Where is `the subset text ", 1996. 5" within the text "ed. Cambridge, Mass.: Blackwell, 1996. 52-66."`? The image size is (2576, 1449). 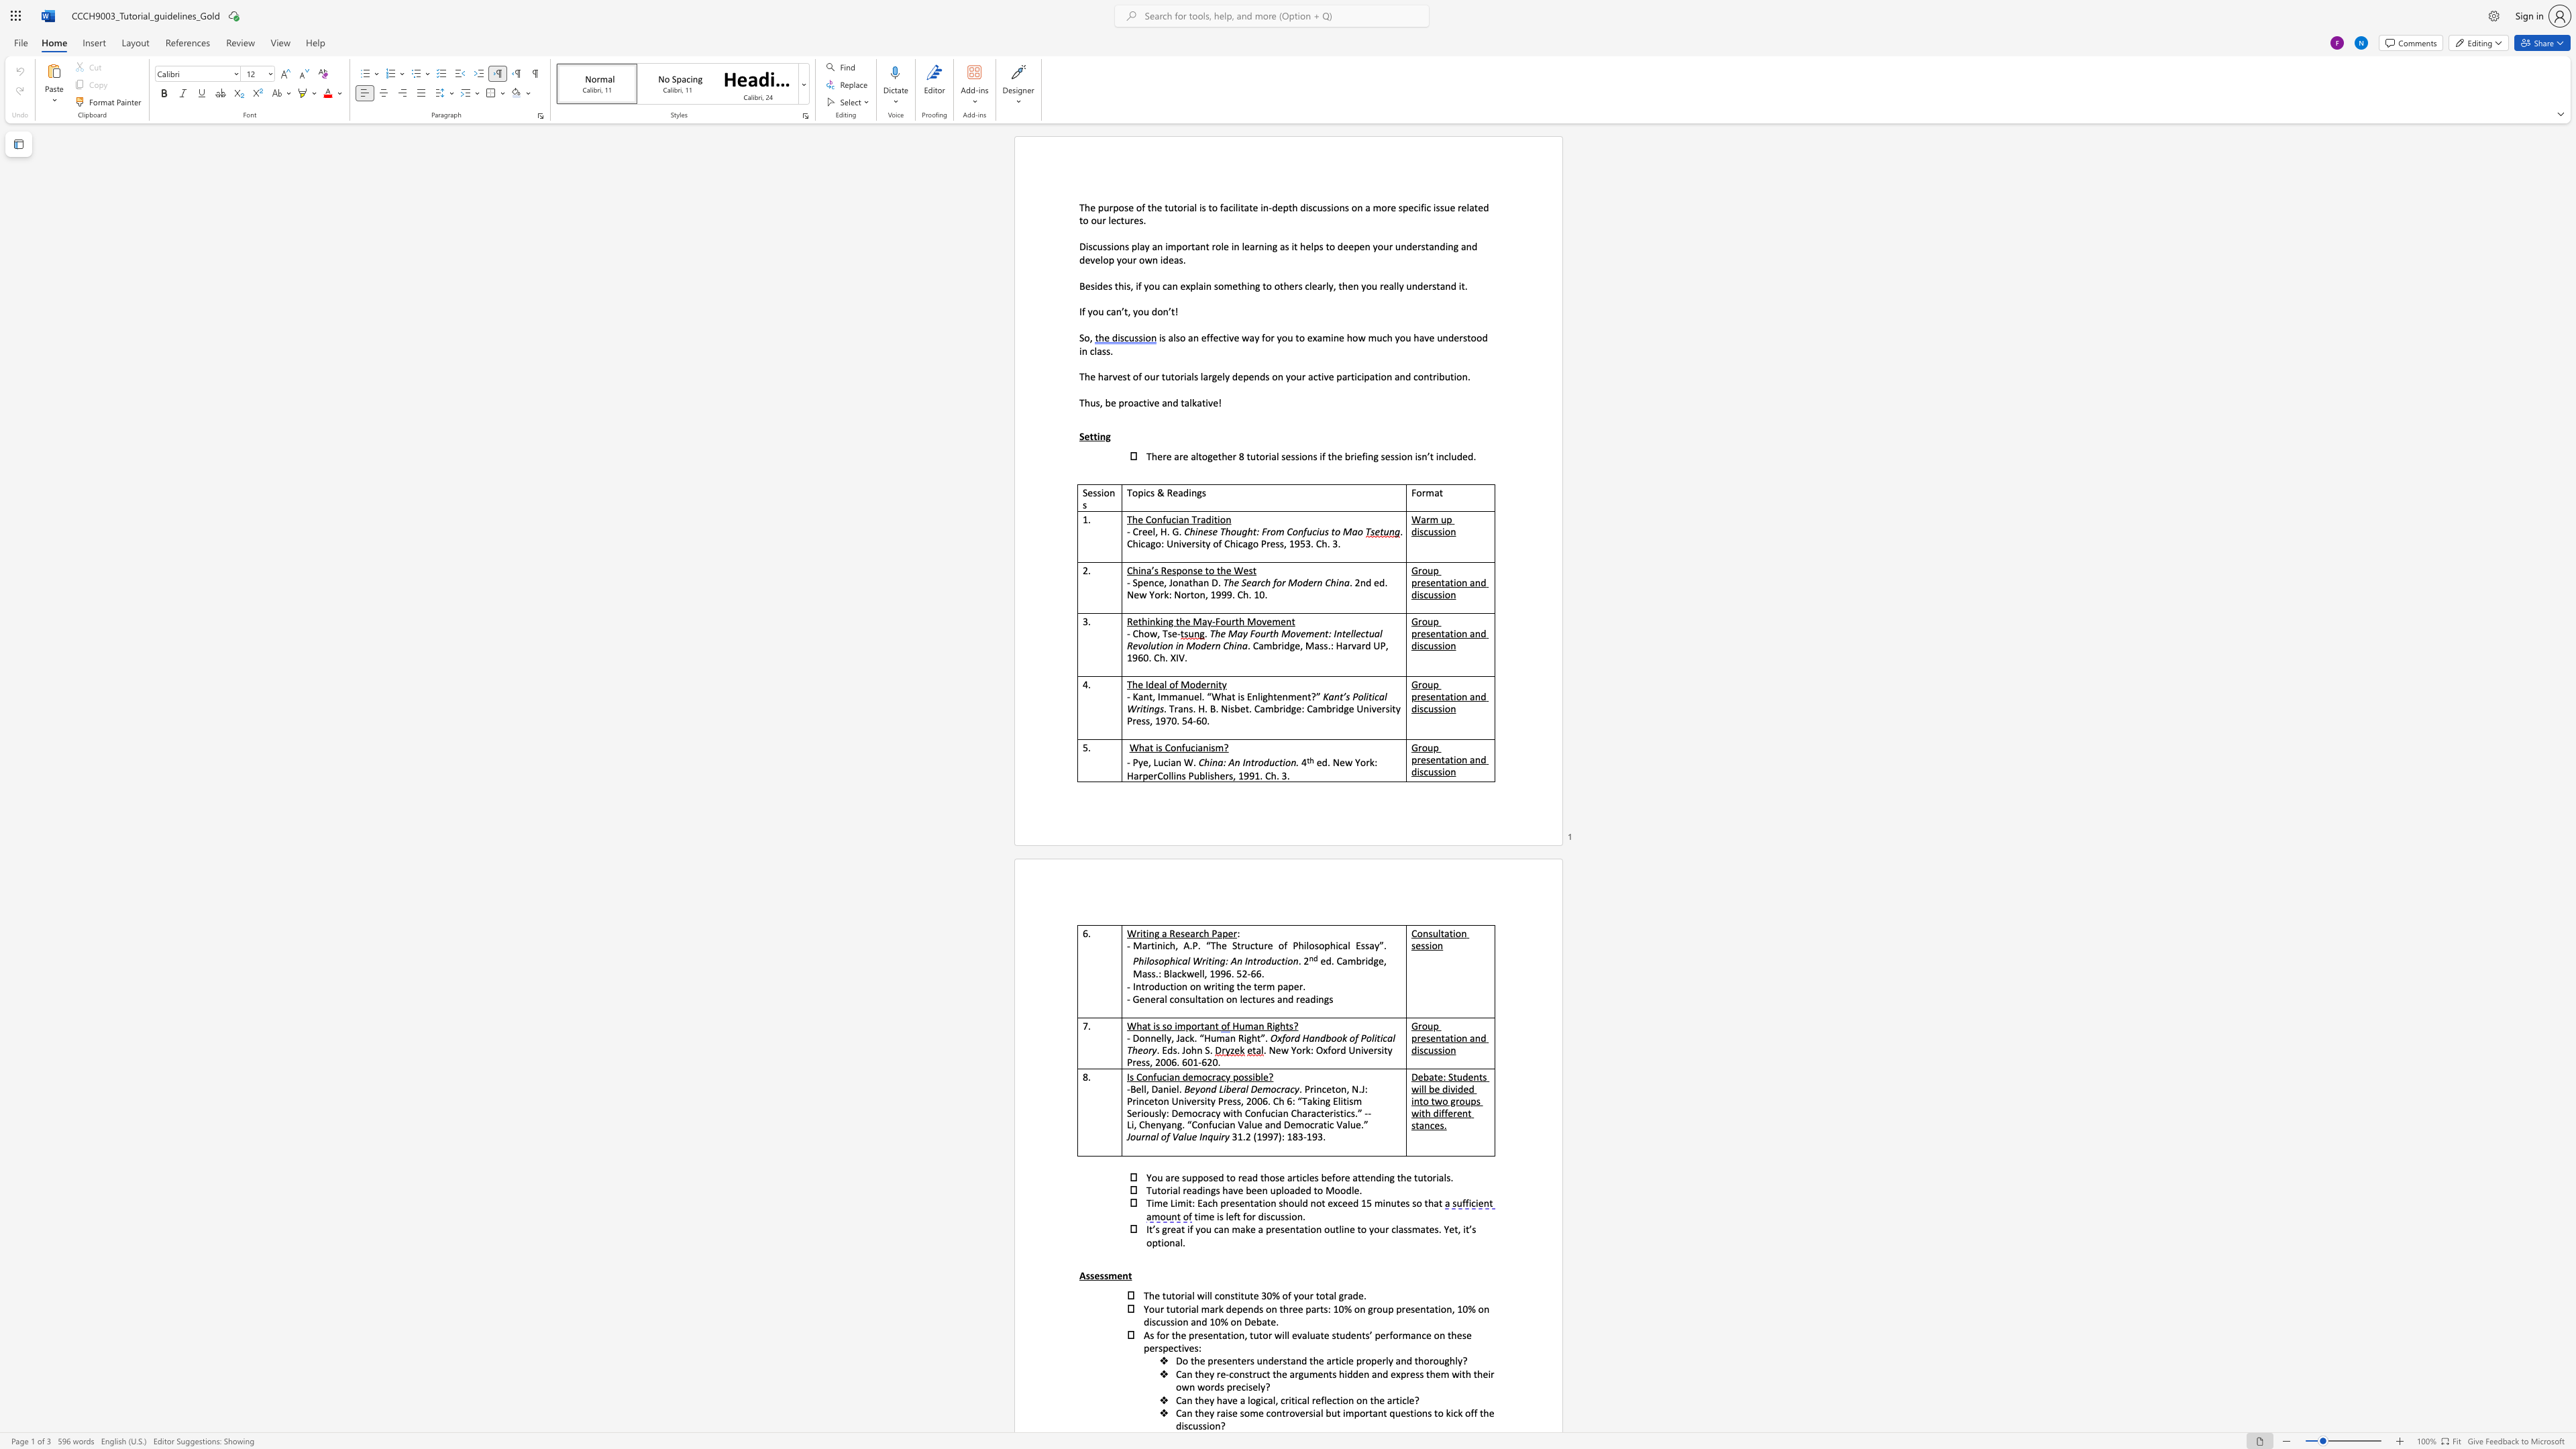 the subset text ", 1996. 5" within the text "ed. Cambridge, Mass.: Blackwell, 1996. 52-66." is located at coordinates (1204, 972).